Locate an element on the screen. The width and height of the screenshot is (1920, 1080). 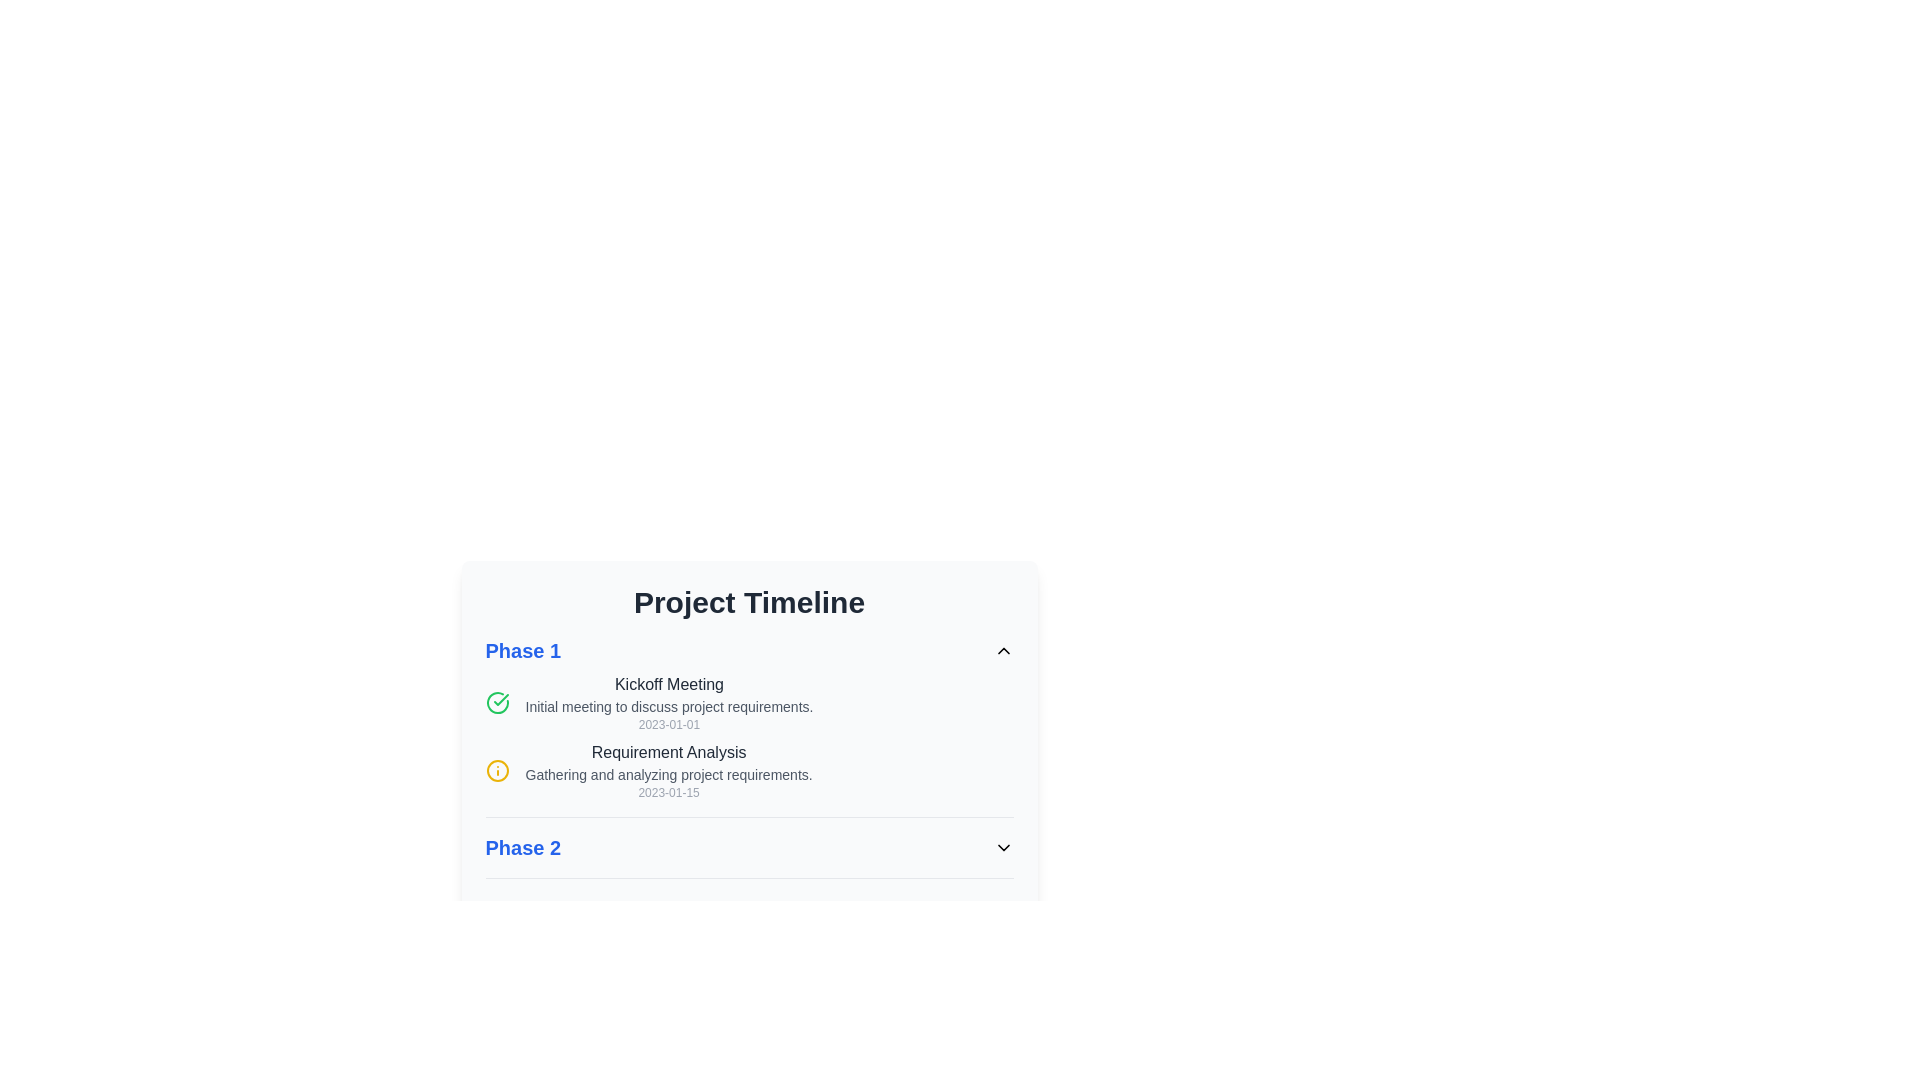
the text label providing additional information about the 'Requirement Analysis' entry, which is located below the 'Requirement Analysis' label and above the date '2023-01-15' in the timeline section is located at coordinates (669, 774).